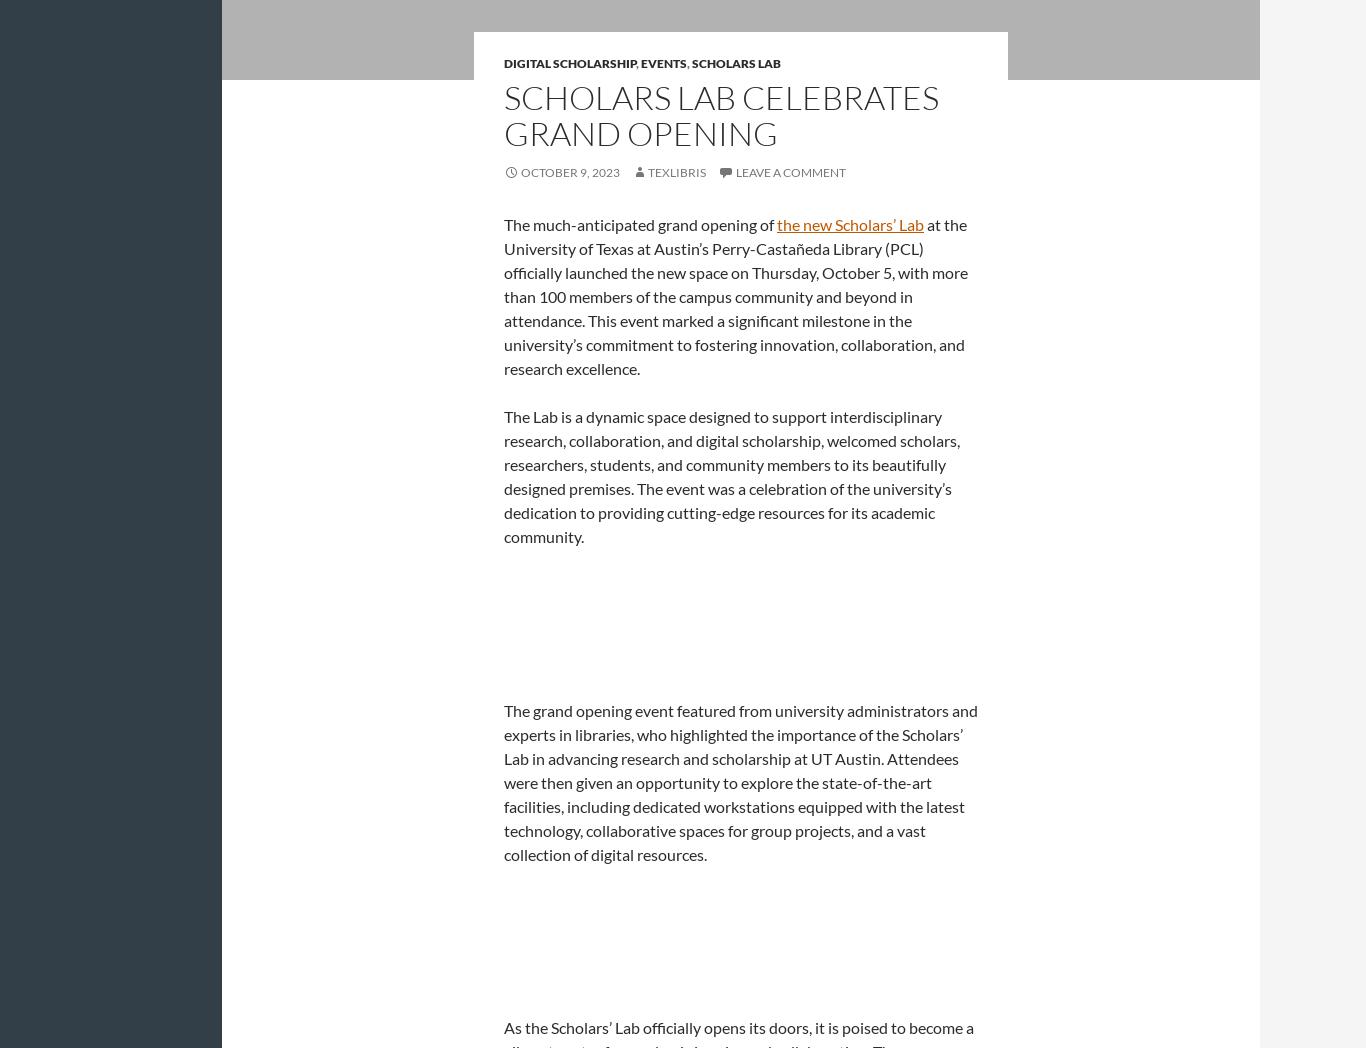  What do you see at coordinates (639, 223) in the screenshot?
I see `'The much-anticipated grand opening of'` at bounding box center [639, 223].